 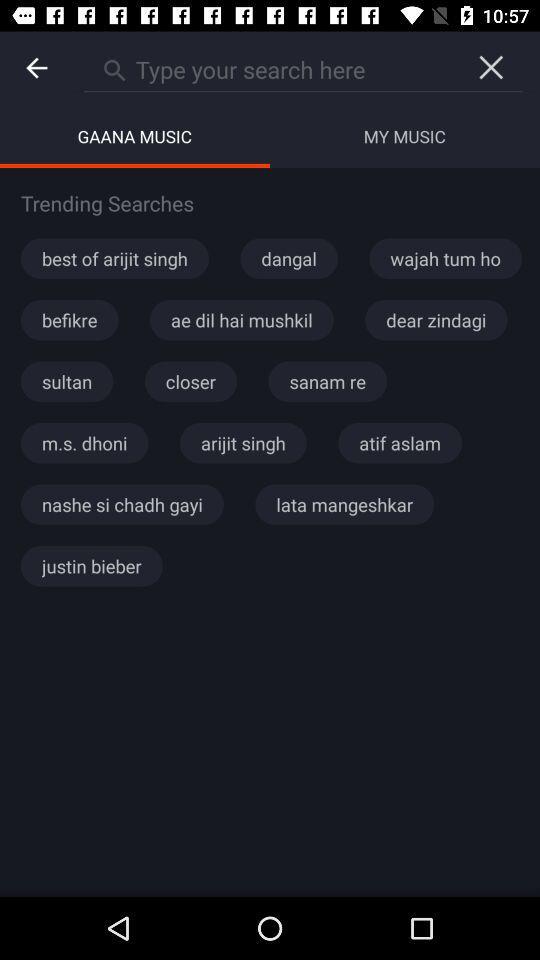 I want to click on type search keywords, so click(x=270, y=67).